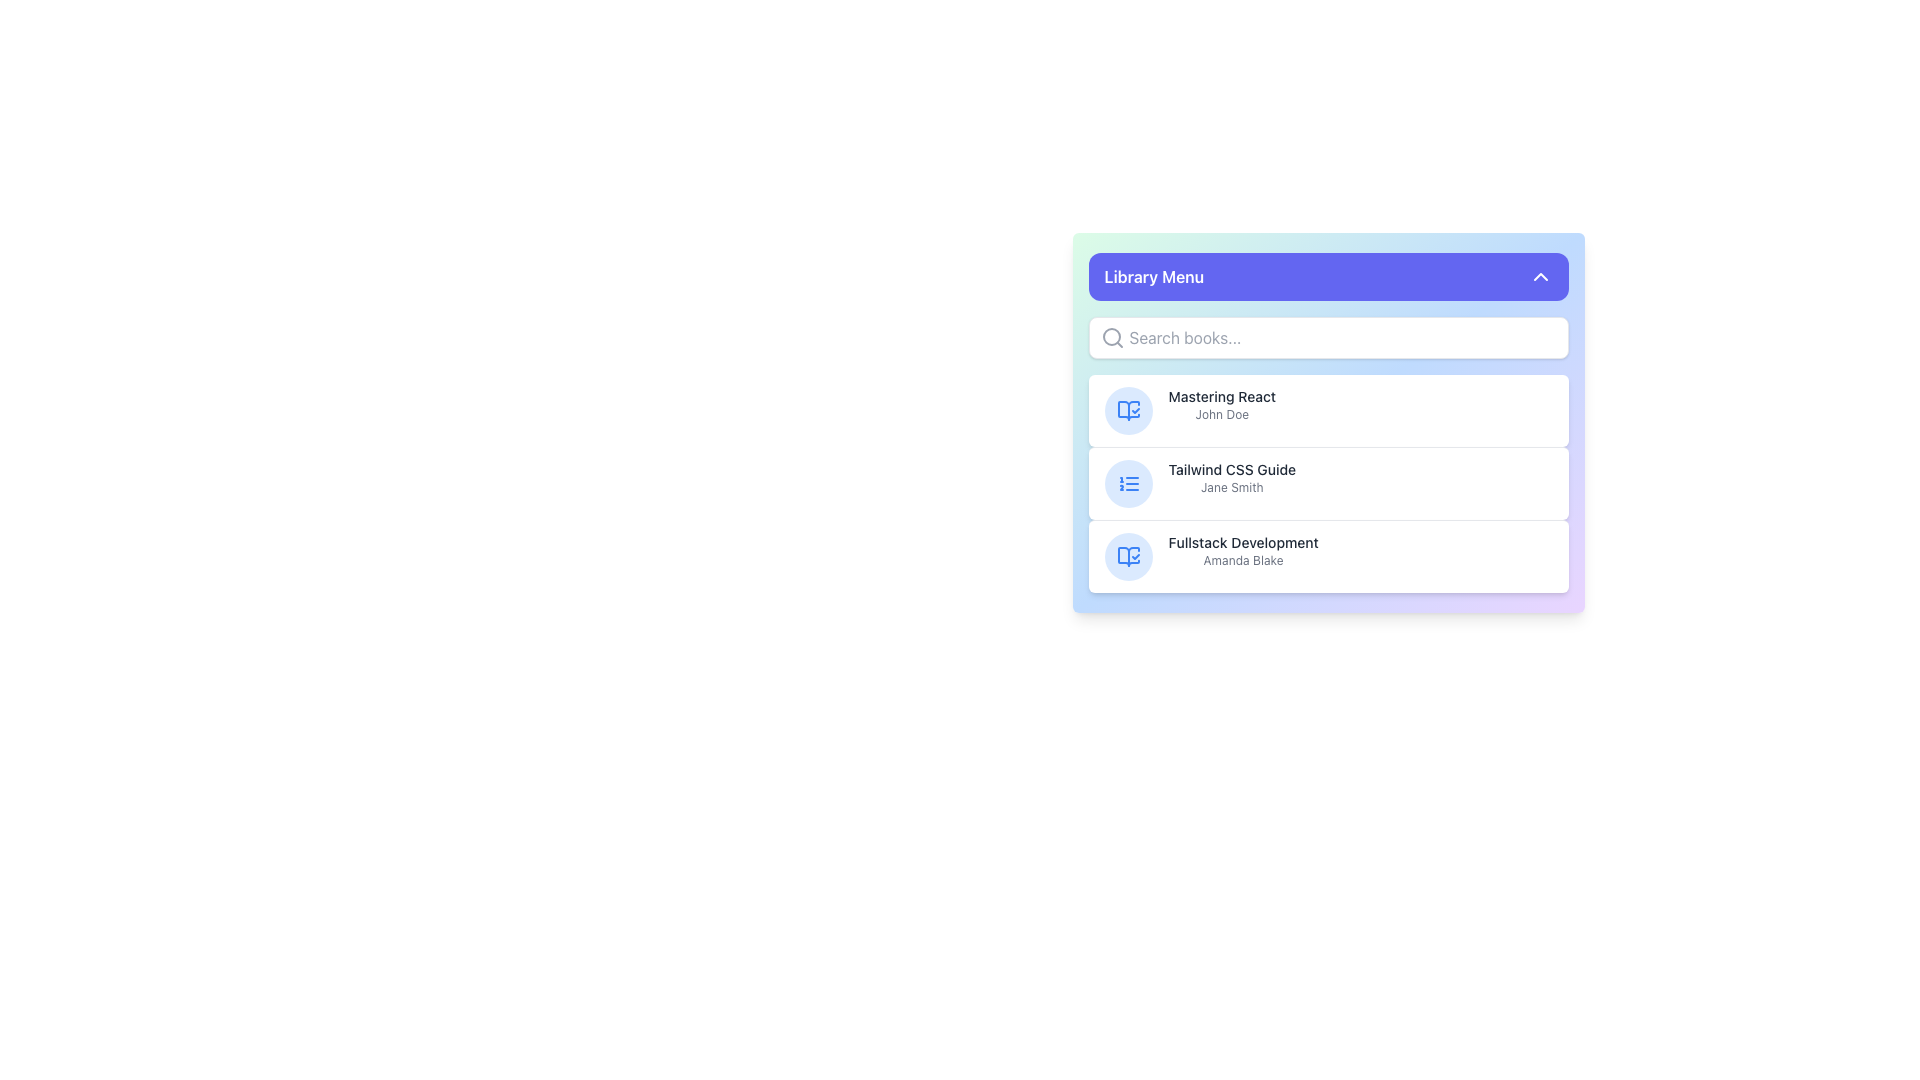 Image resolution: width=1920 pixels, height=1080 pixels. I want to click on the text label displaying the title 'Mastering React', which is styled in gray and located in the first card layout under the search bar, so click(1221, 397).